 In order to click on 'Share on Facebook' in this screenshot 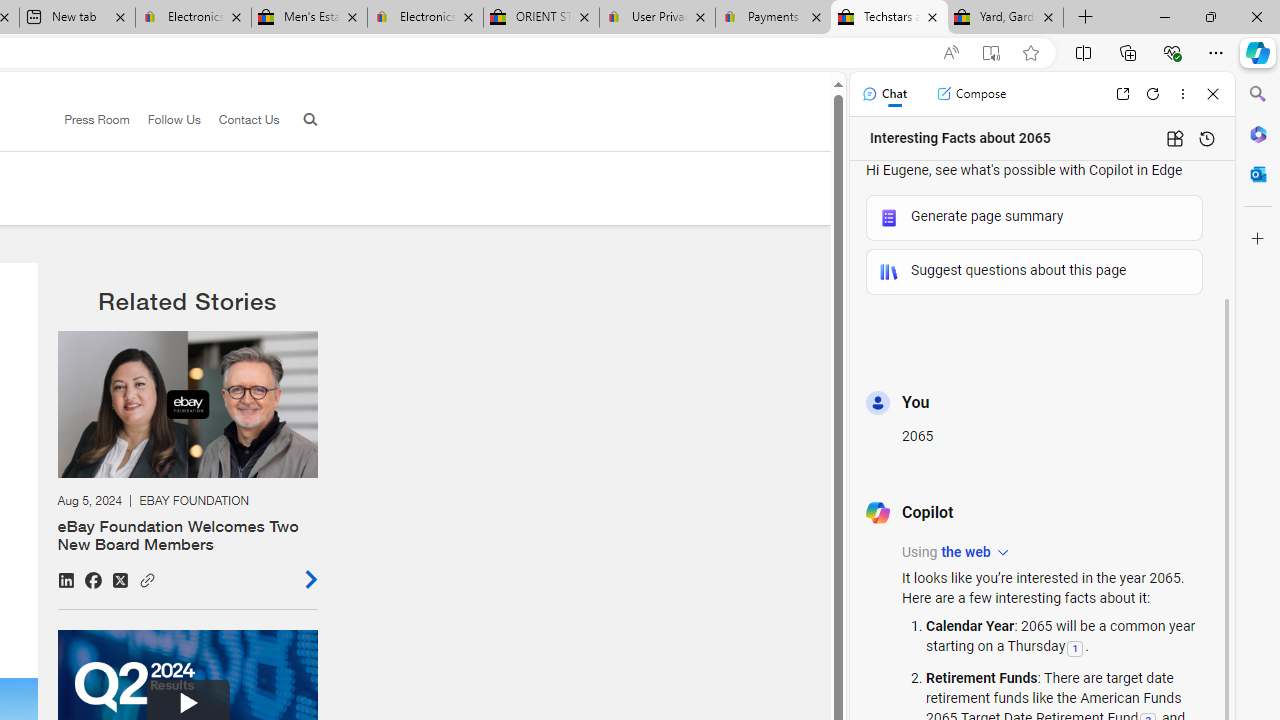, I will do `click(92, 580)`.